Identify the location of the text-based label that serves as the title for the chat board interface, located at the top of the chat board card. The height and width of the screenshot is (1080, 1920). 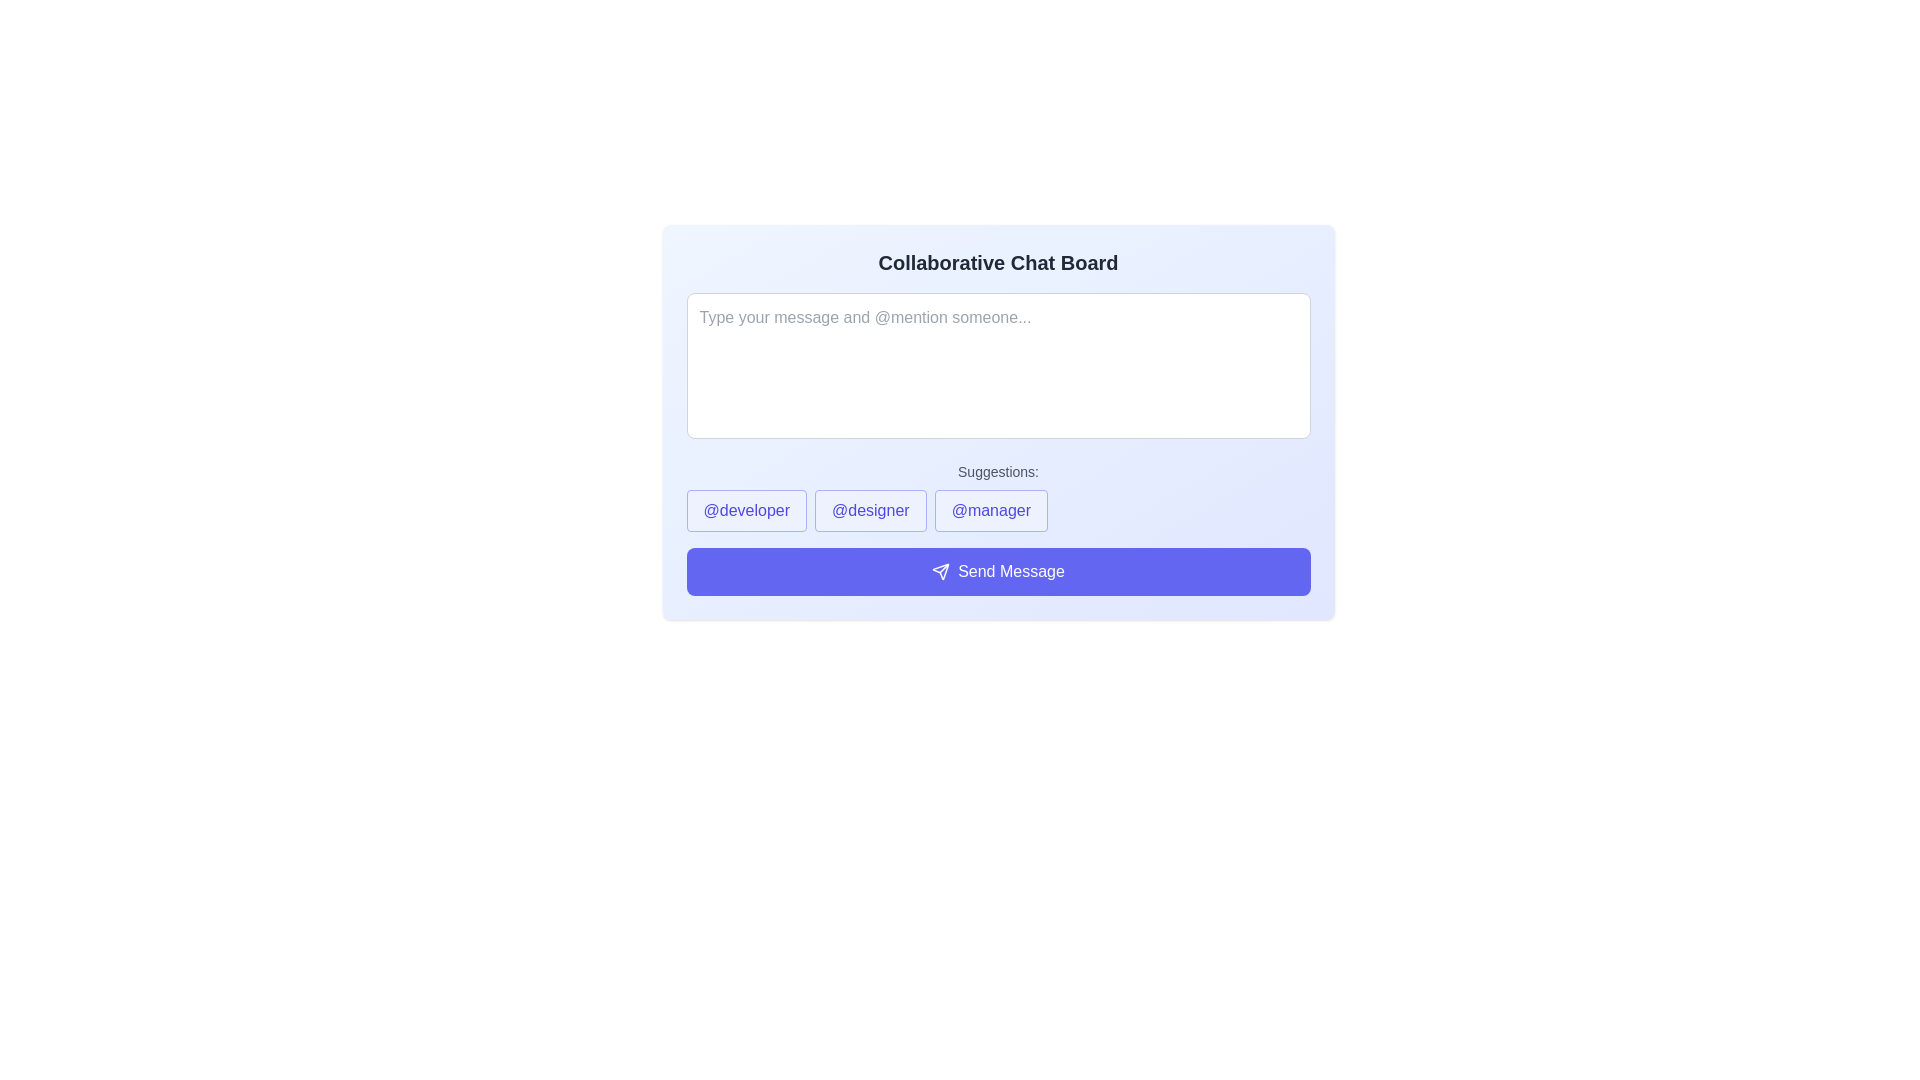
(998, 261).